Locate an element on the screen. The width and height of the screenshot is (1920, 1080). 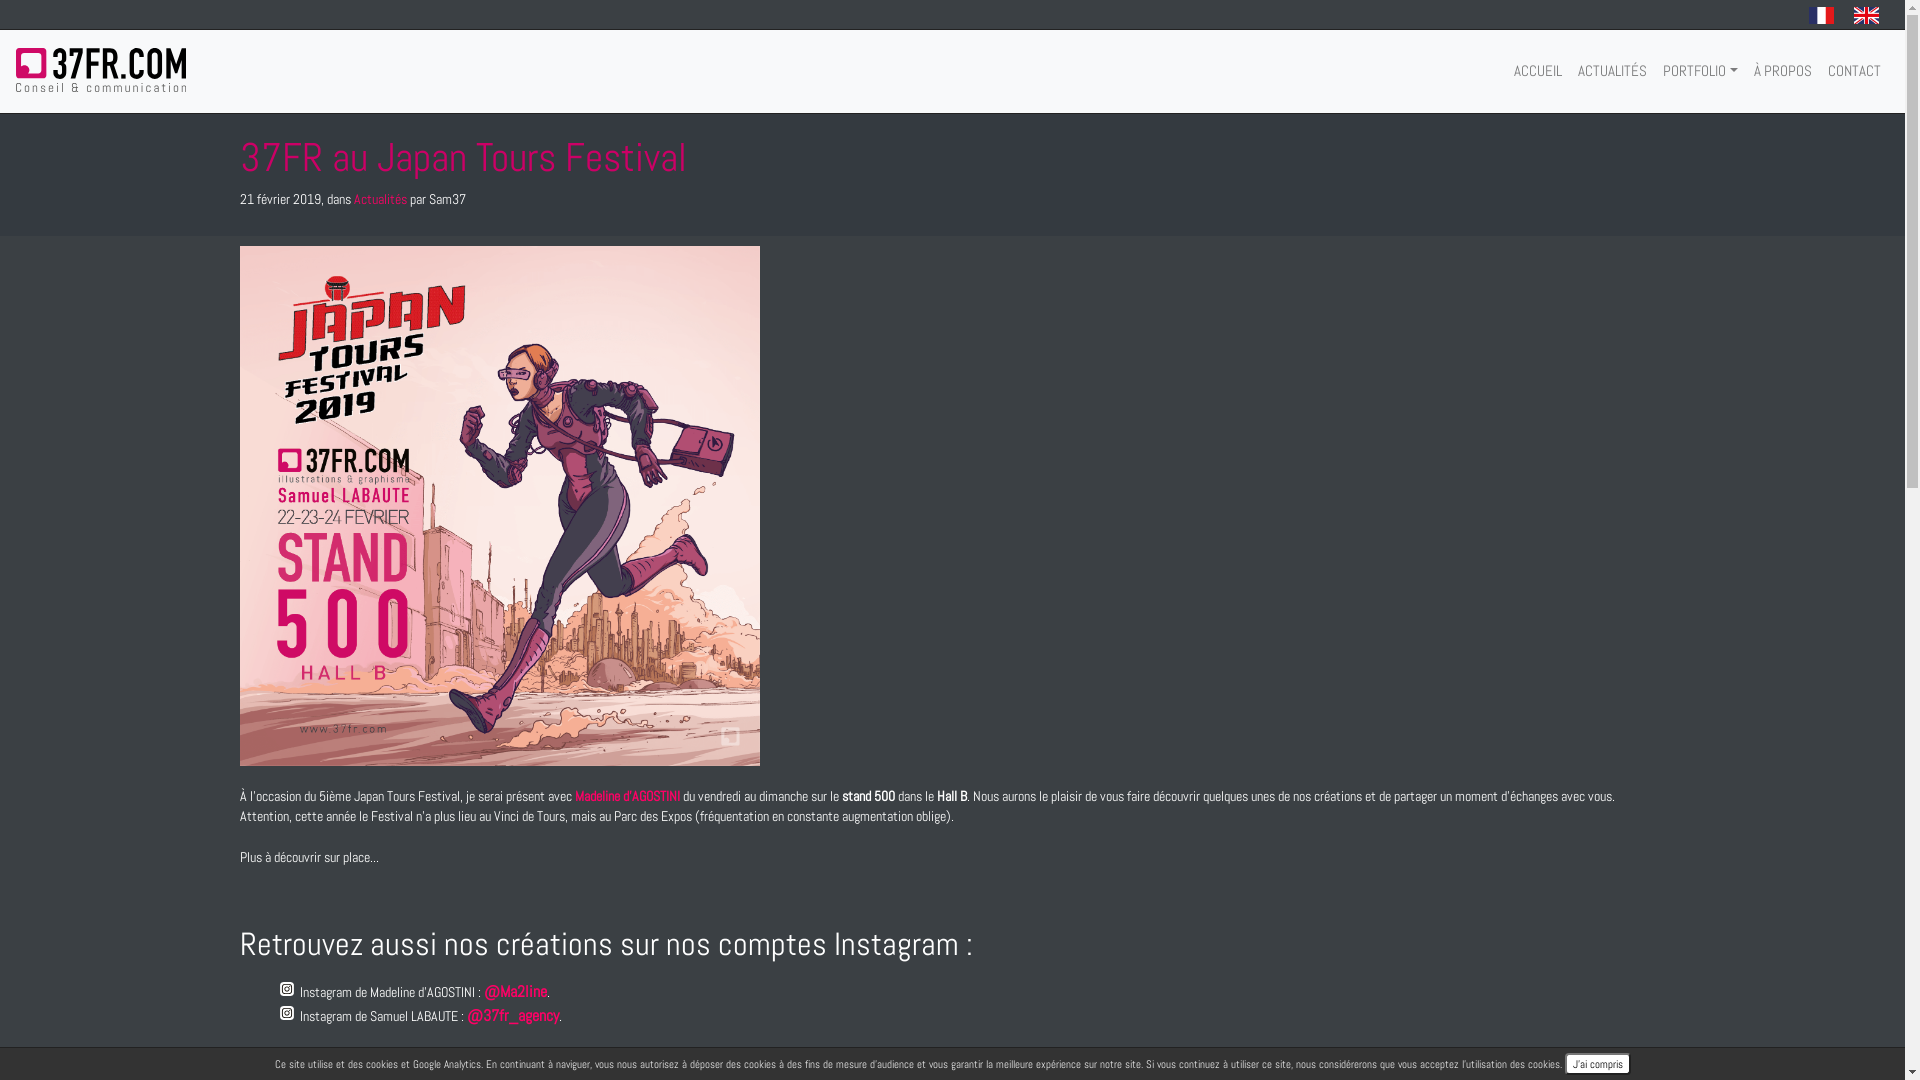
'@Ma2line' is located at coordinates (515, 991).